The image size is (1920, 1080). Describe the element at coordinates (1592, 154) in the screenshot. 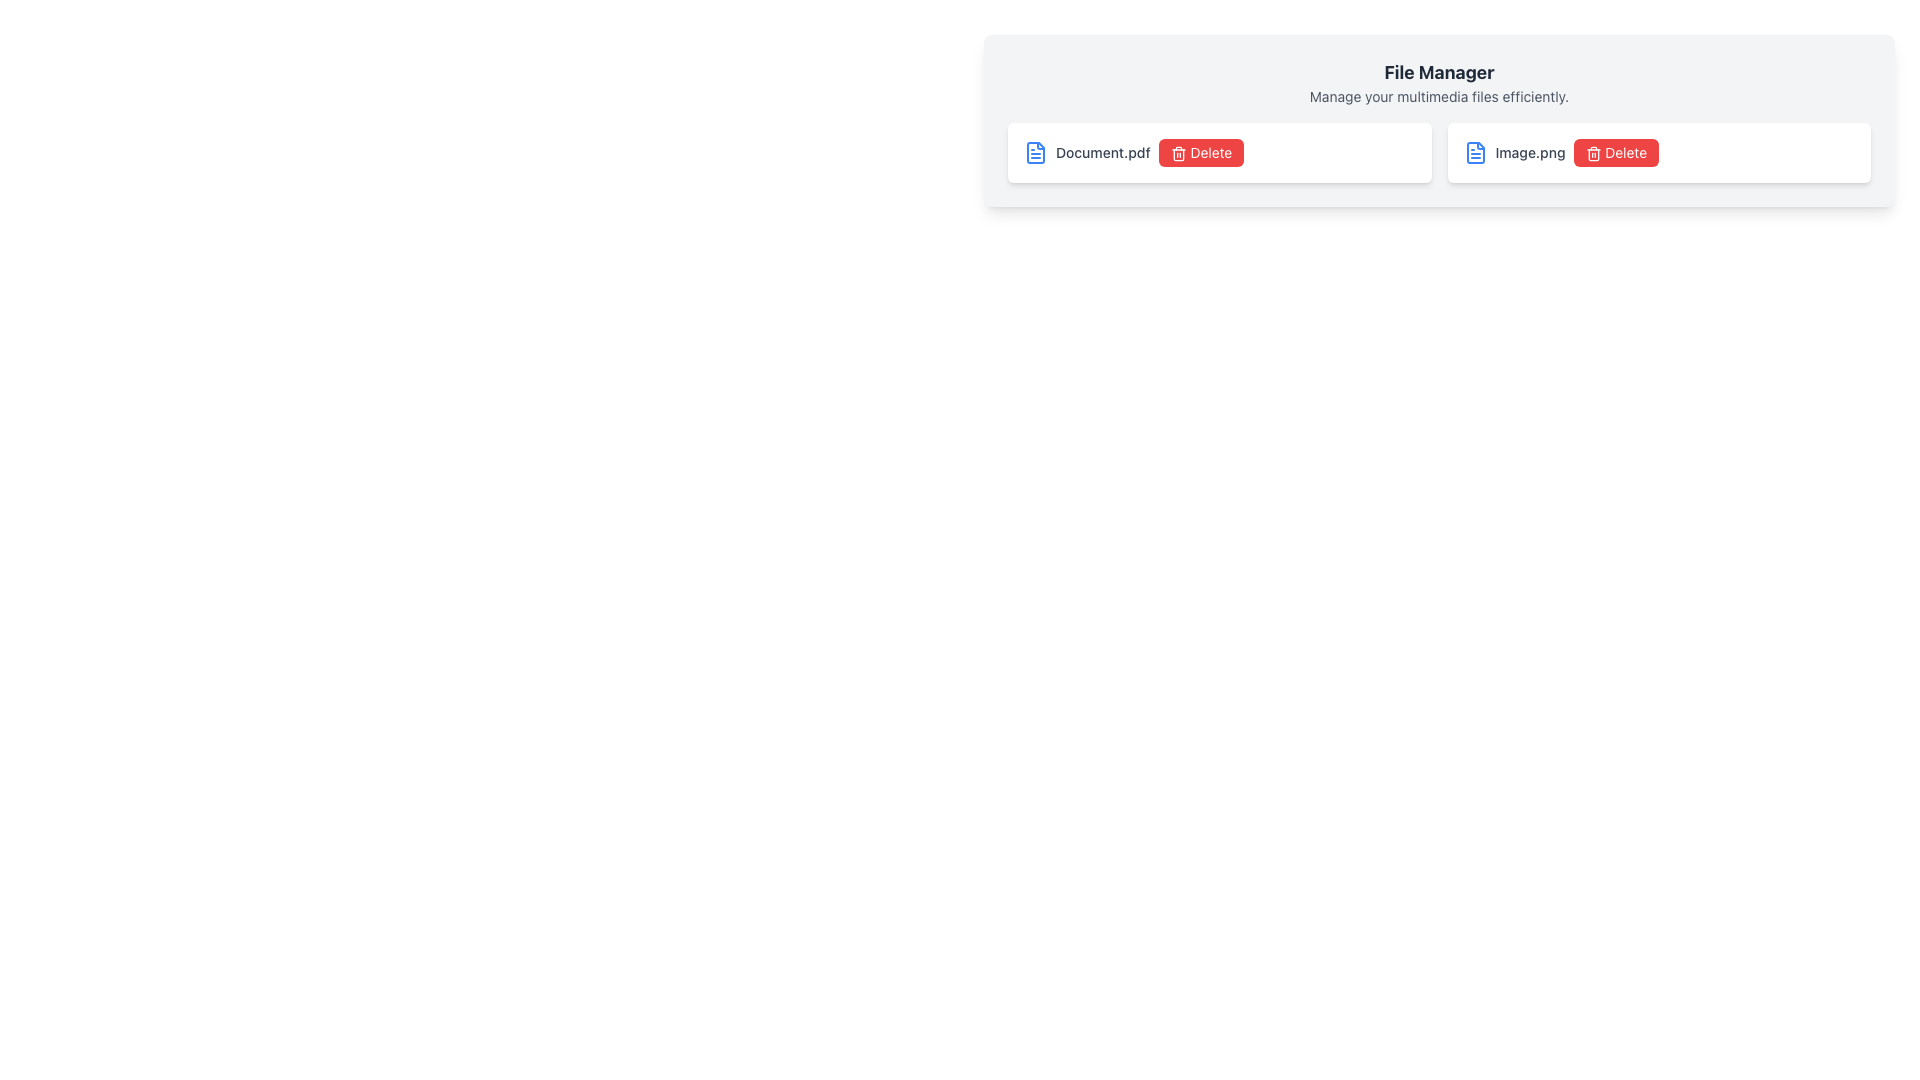

I see `the trash bin icon element, which signifies the delete action associated with the adjacent 'Delete' button in the File Manager interface` at that location.